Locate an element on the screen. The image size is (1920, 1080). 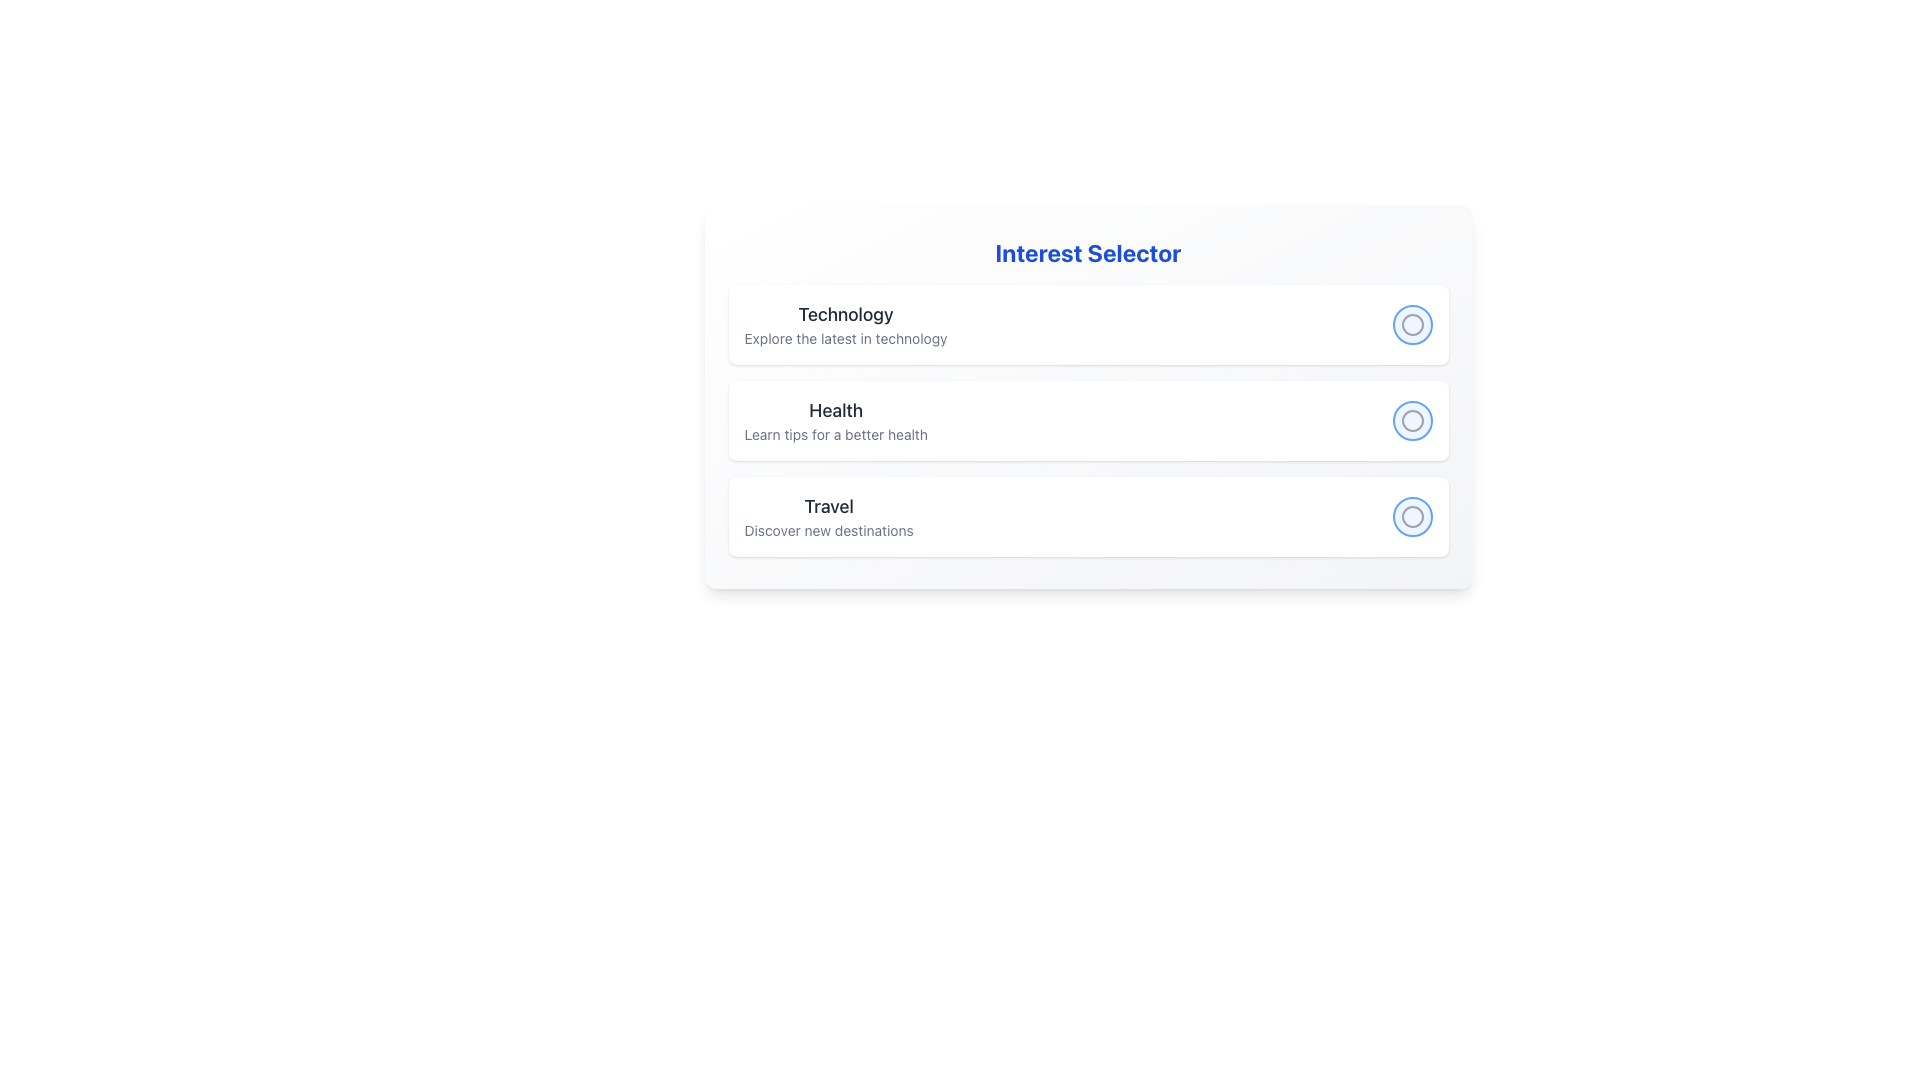
the radio button with a blue outline and lighter blue background located in the bottom right corner of the 'Travel' card, which has the text 'Discover new destinations' is located at coordinates (1411, 515).